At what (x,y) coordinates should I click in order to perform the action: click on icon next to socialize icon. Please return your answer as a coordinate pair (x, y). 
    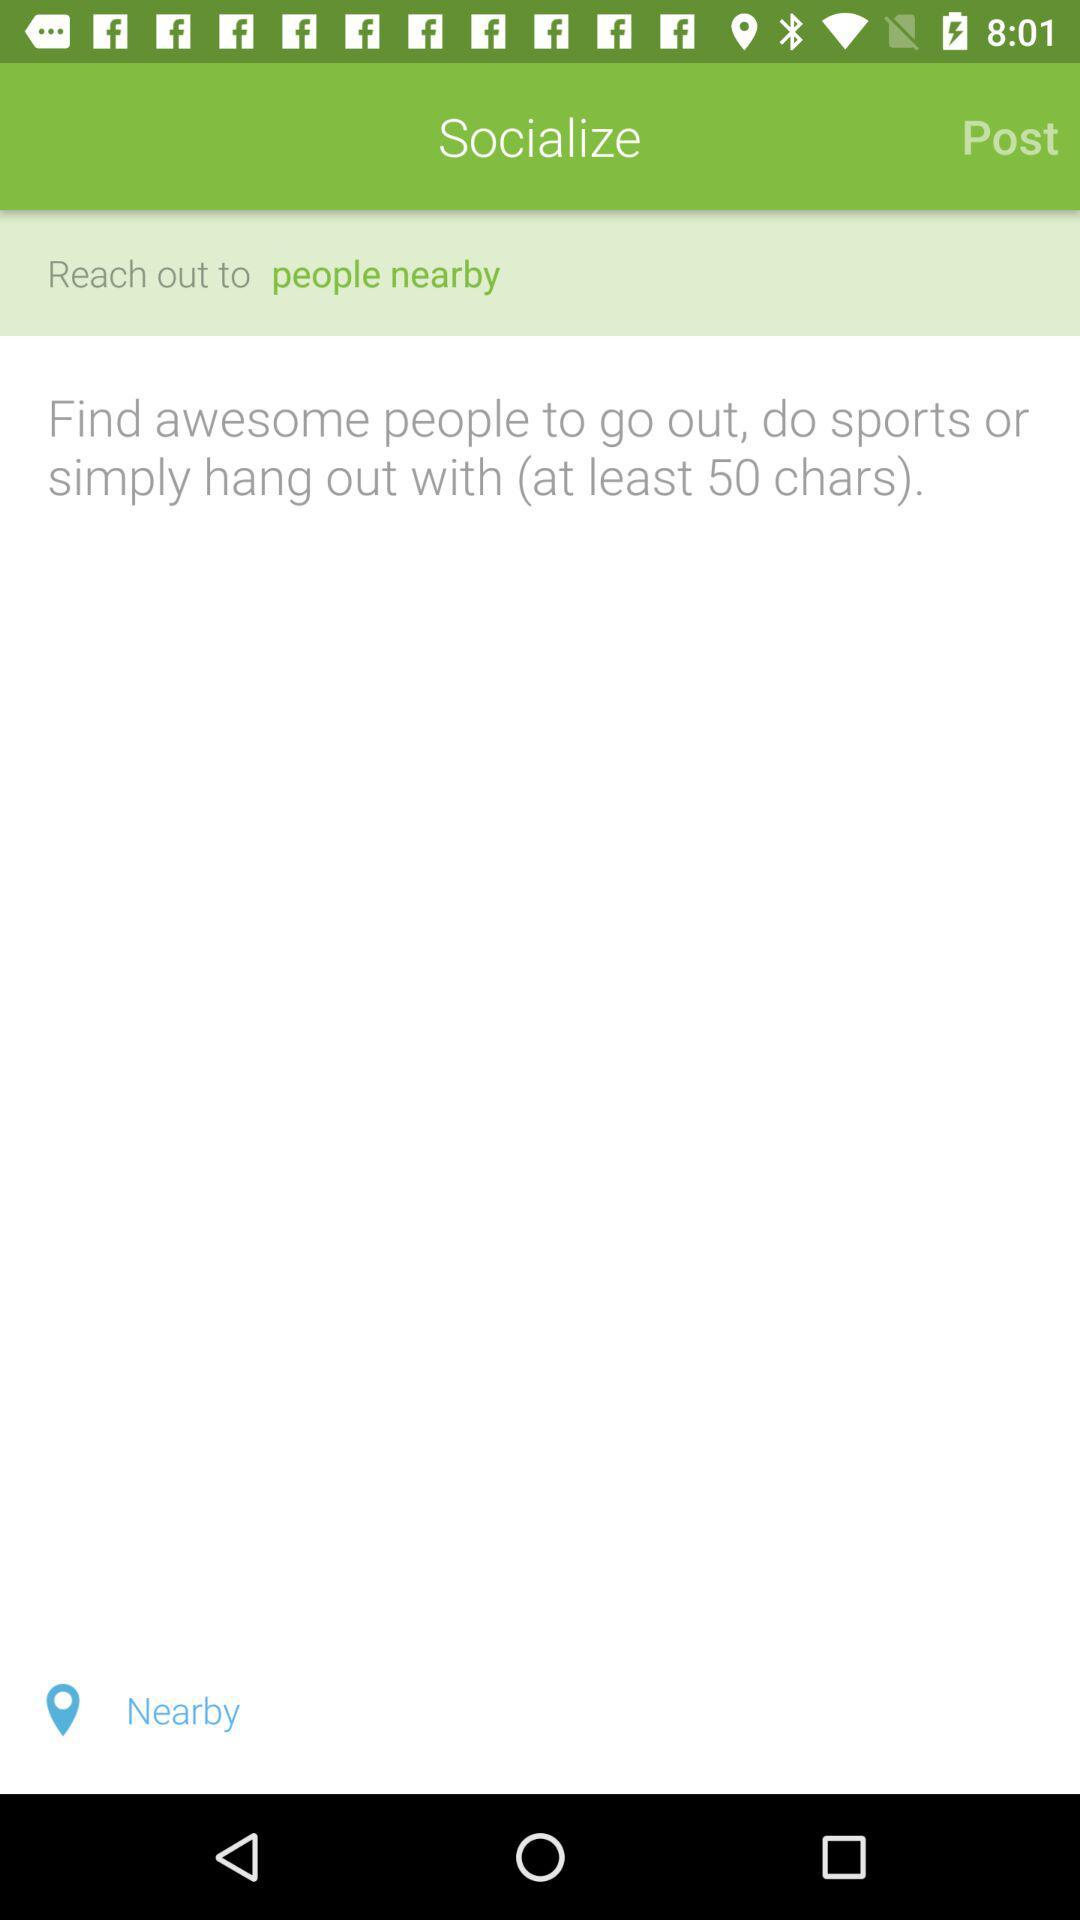
    Looking at the image, I should click on (999, 135).